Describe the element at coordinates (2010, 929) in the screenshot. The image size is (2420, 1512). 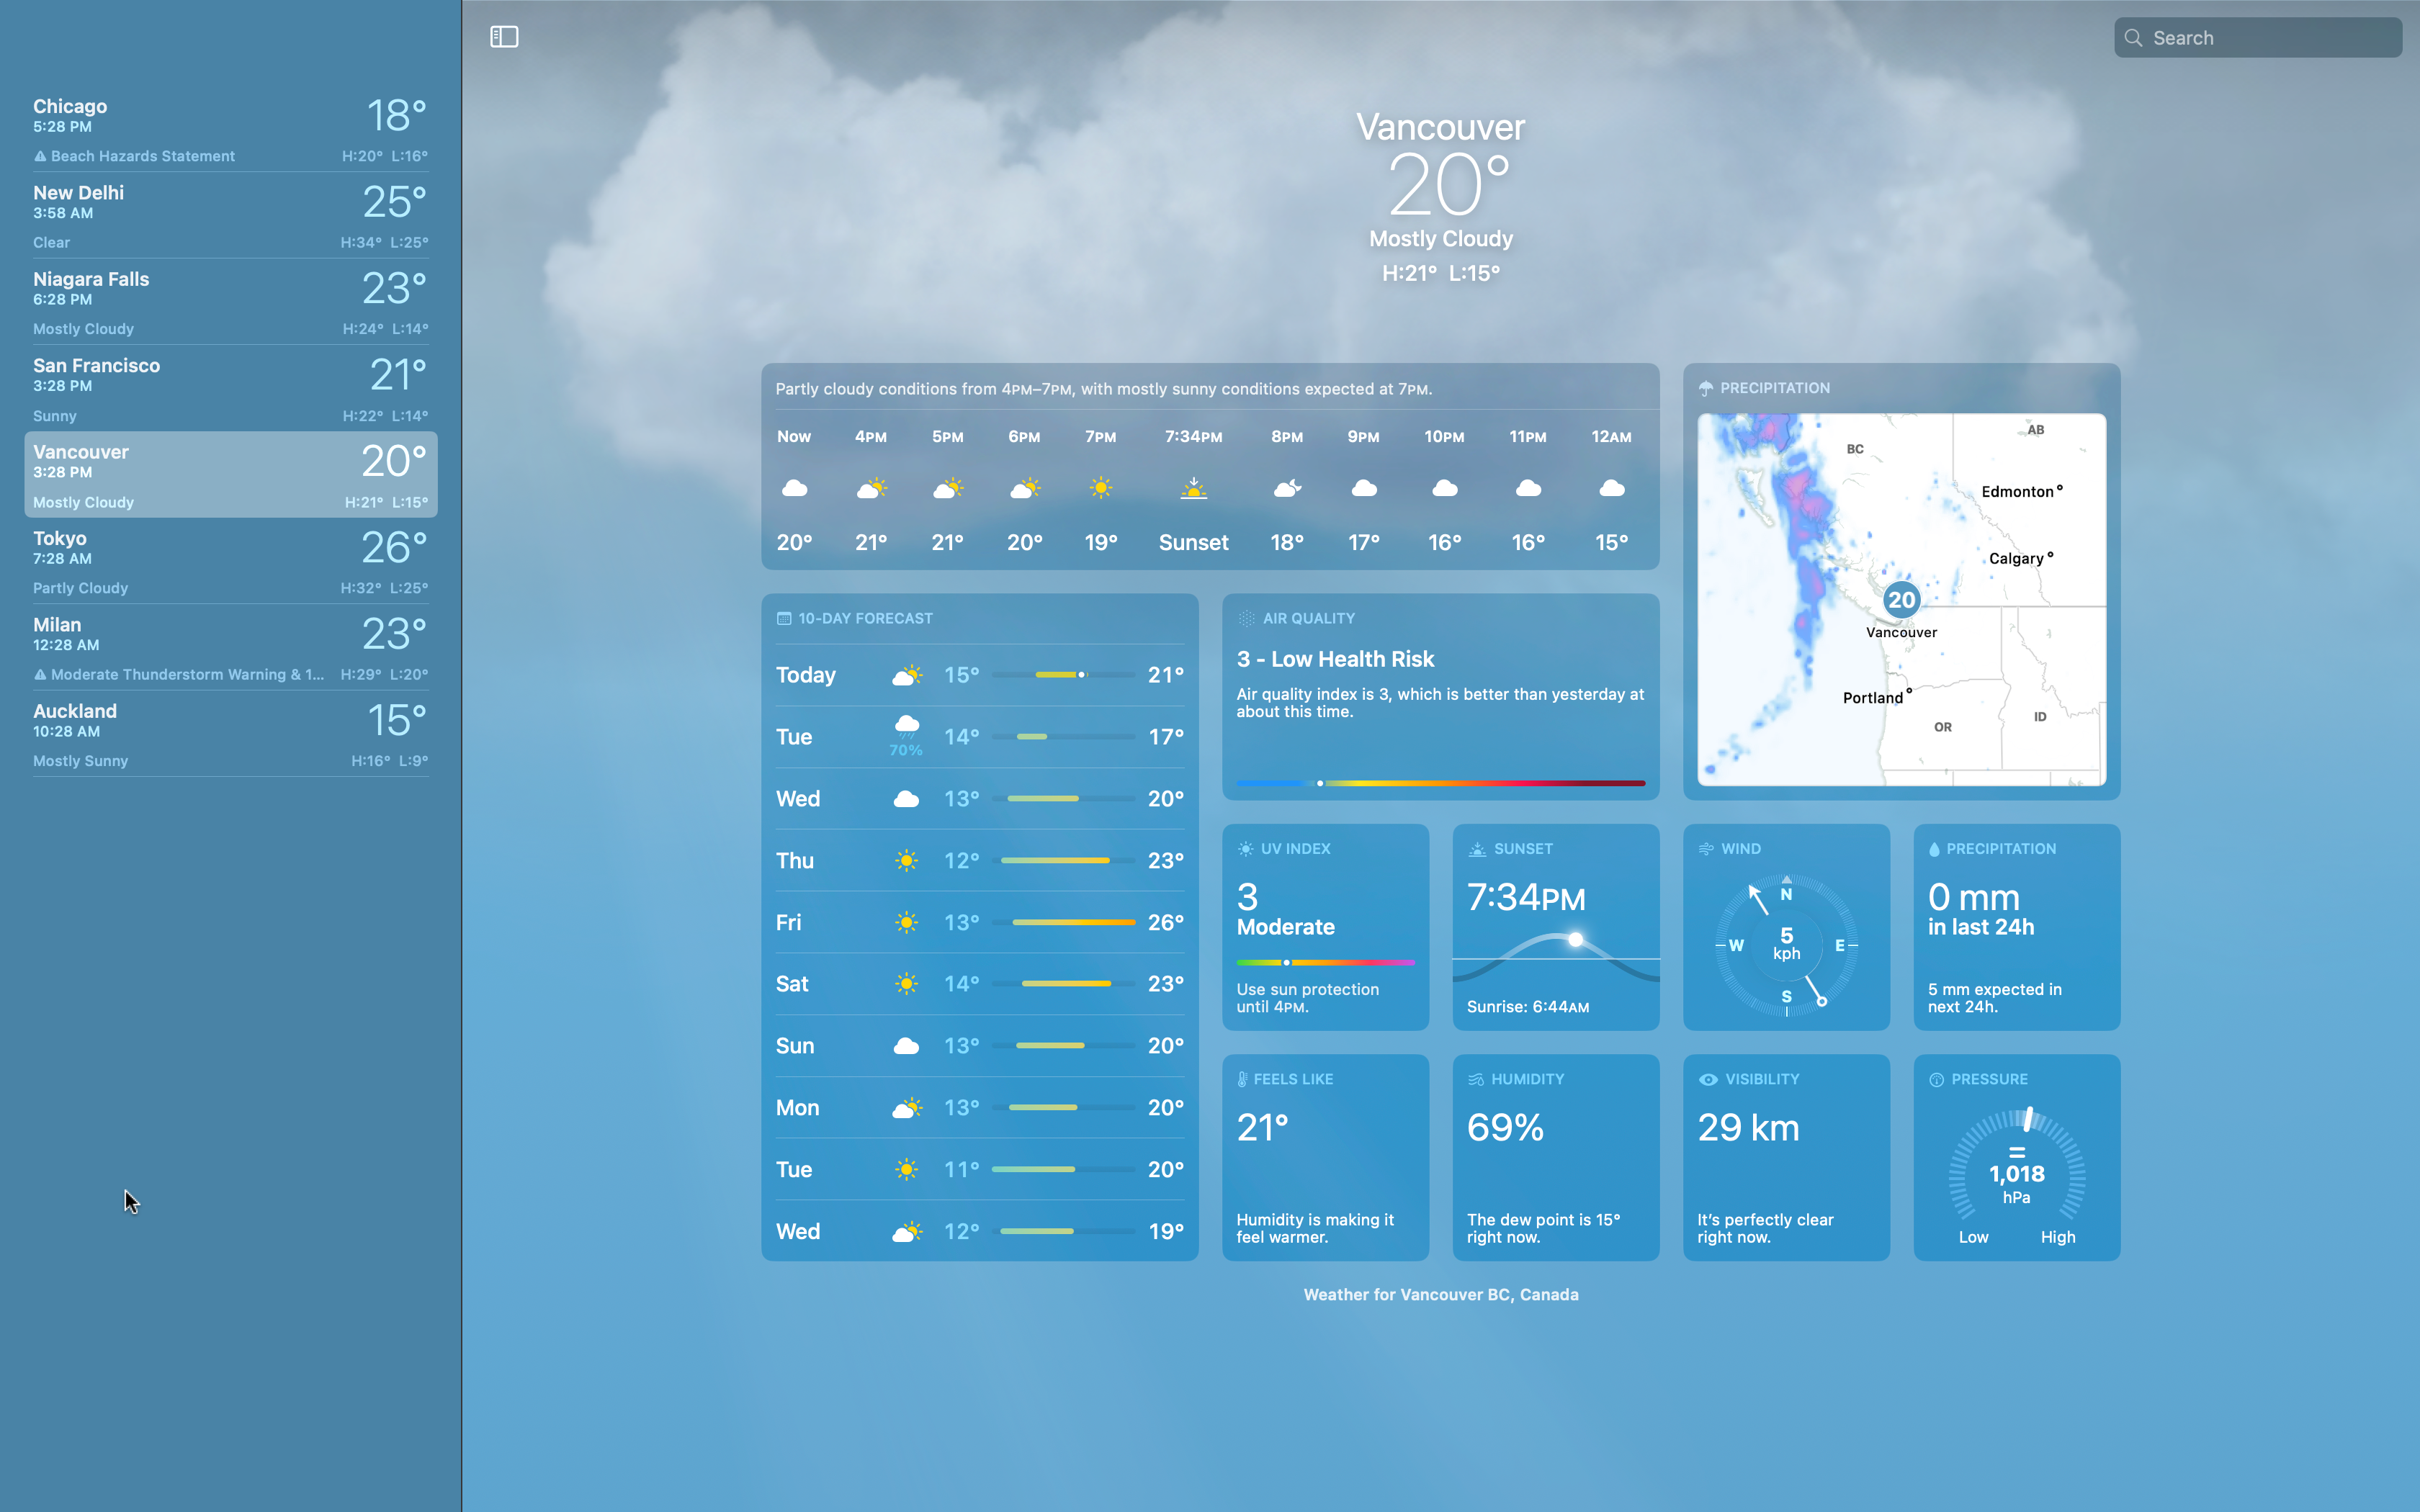
I see `Verify the rain condition in Vancouver` at that location.